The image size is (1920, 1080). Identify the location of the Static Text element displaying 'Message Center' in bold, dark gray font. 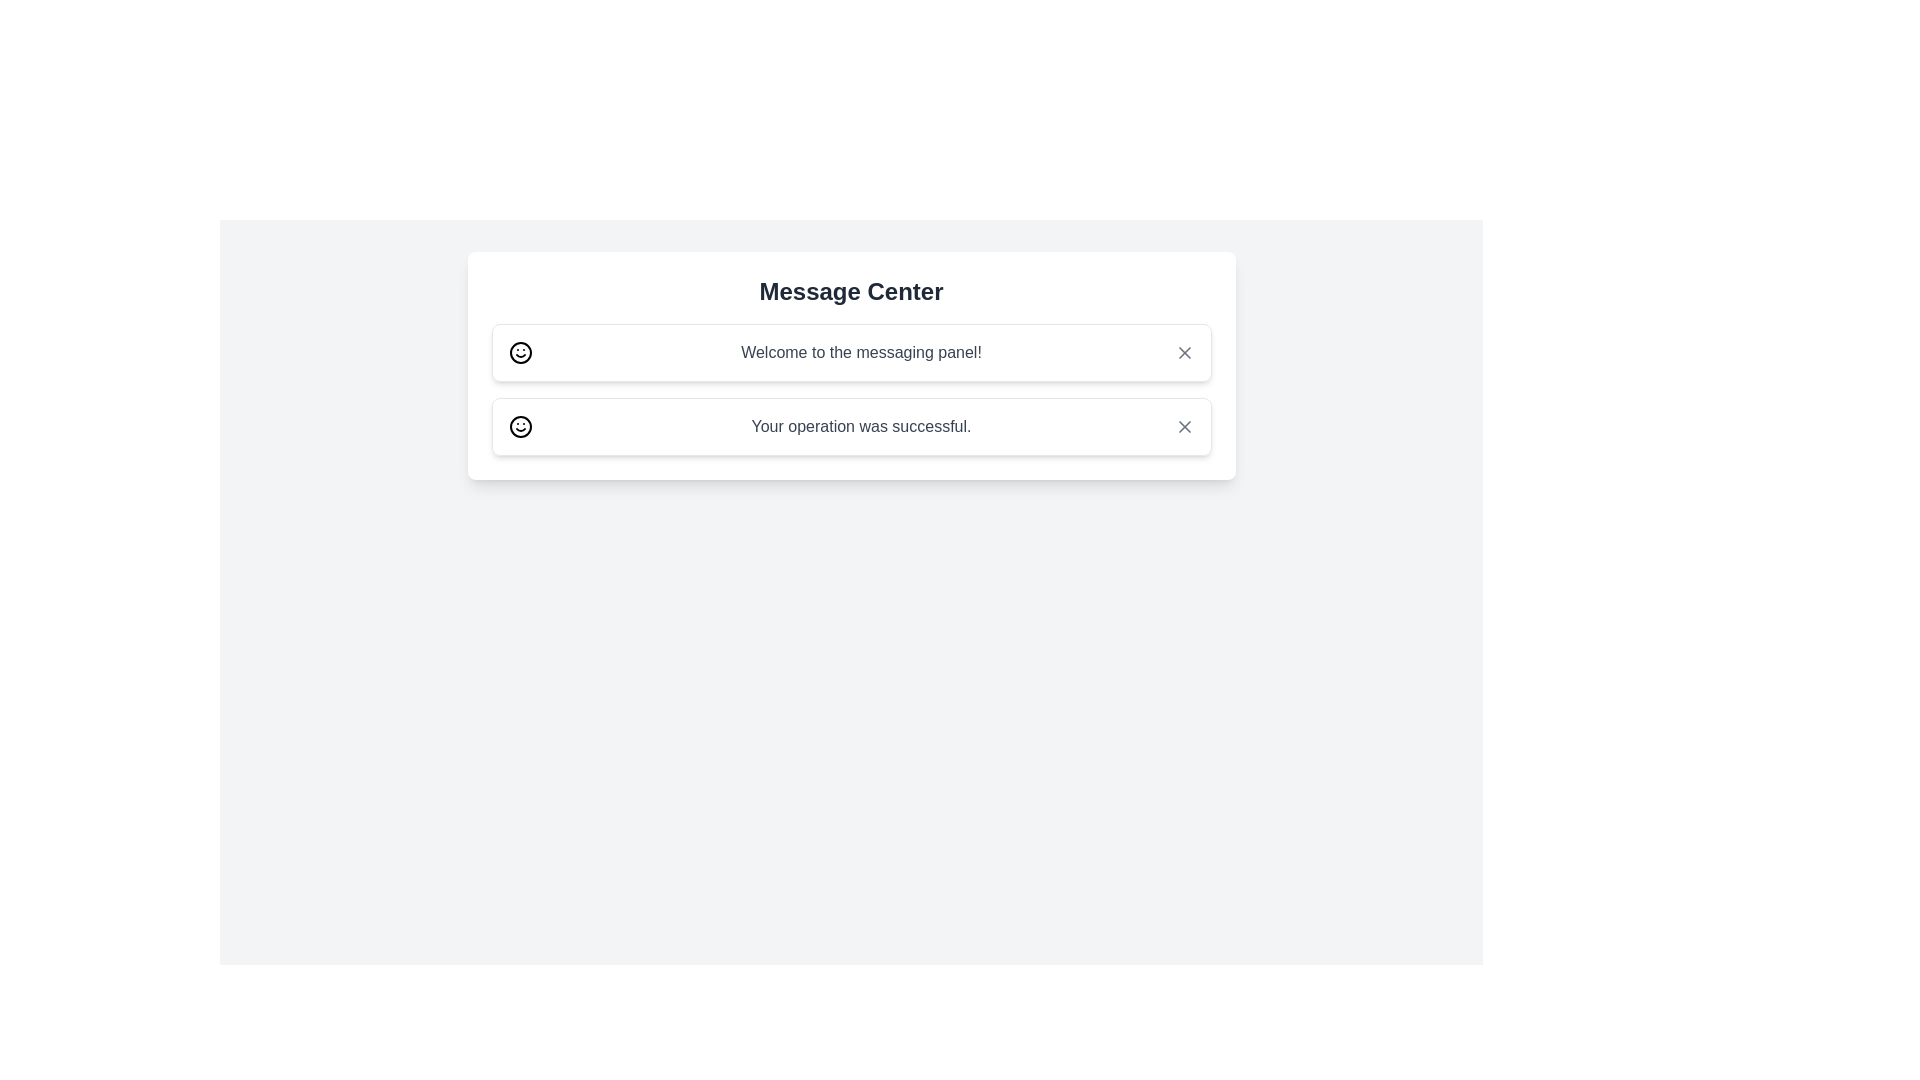
(851, 292).